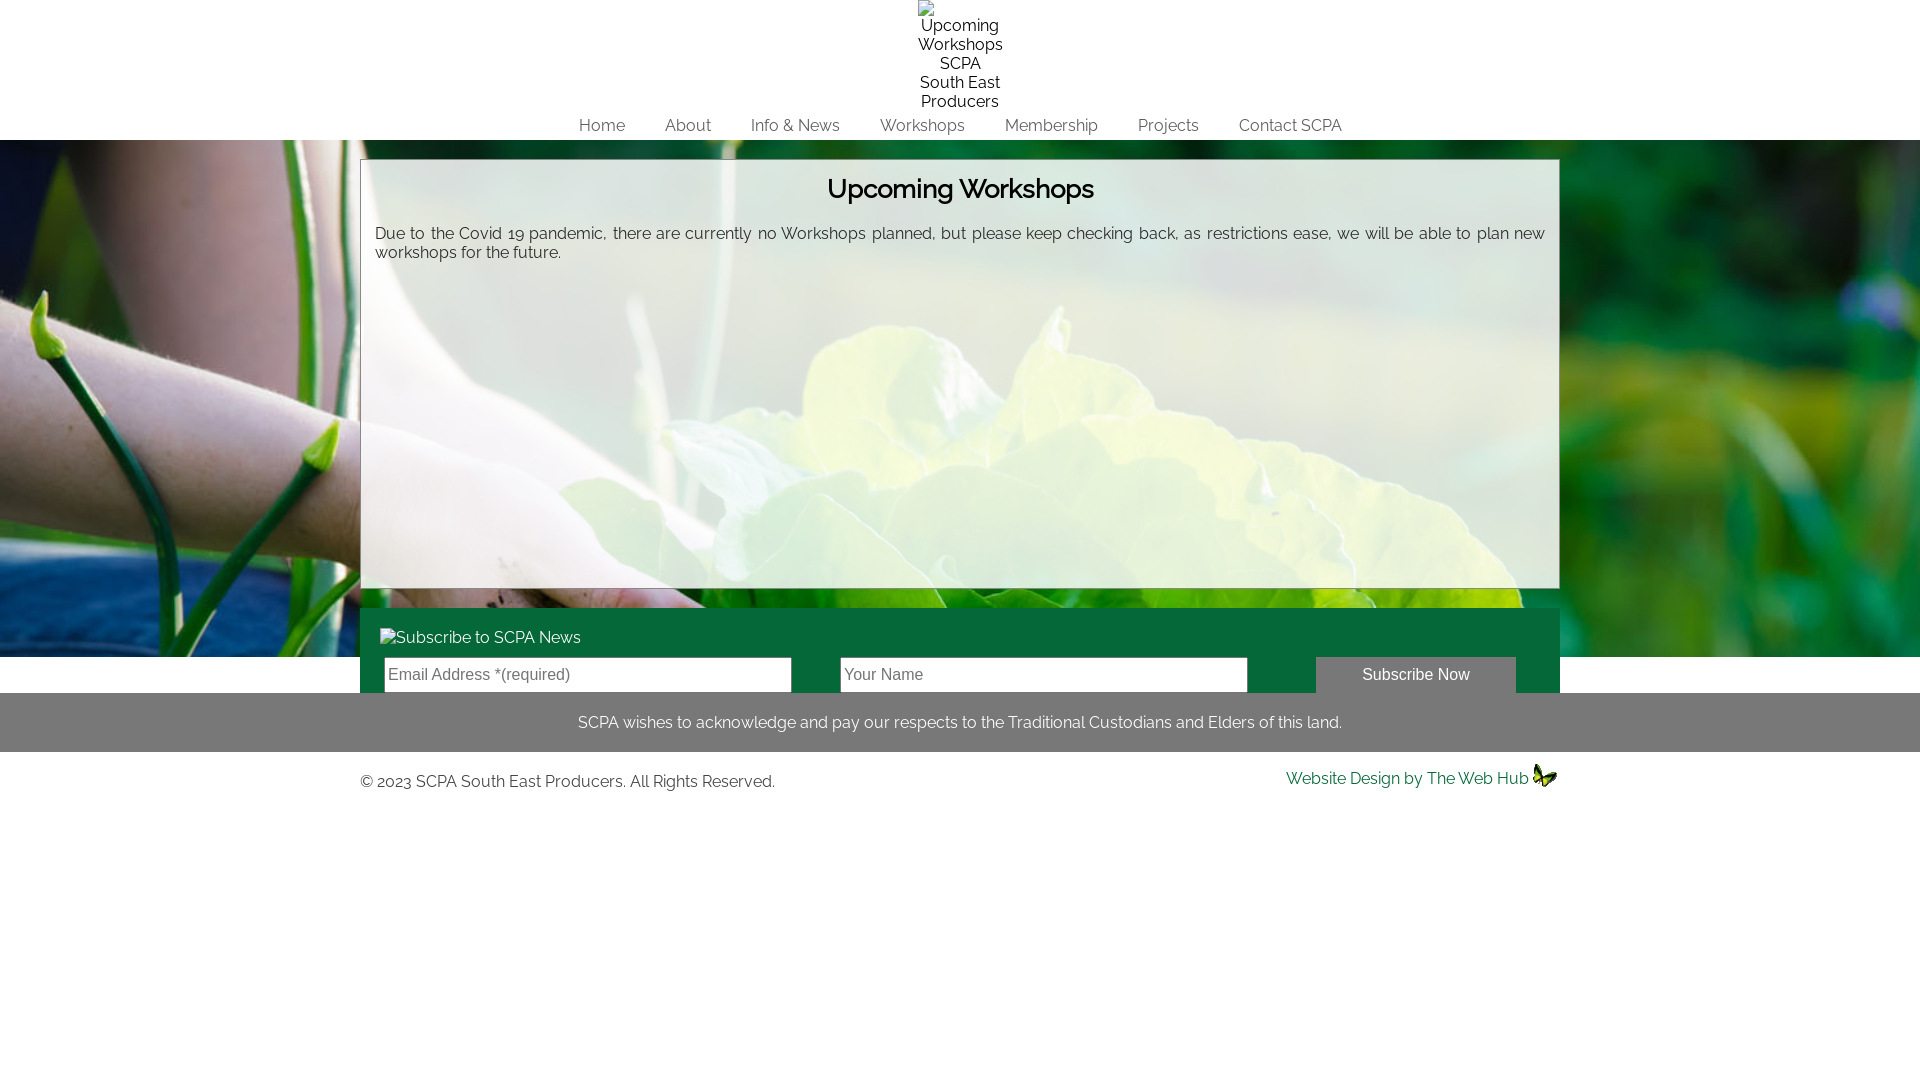  Describe the element at coordinates (921, 125) in the screenshot. I see `'Workshops'` at that location.